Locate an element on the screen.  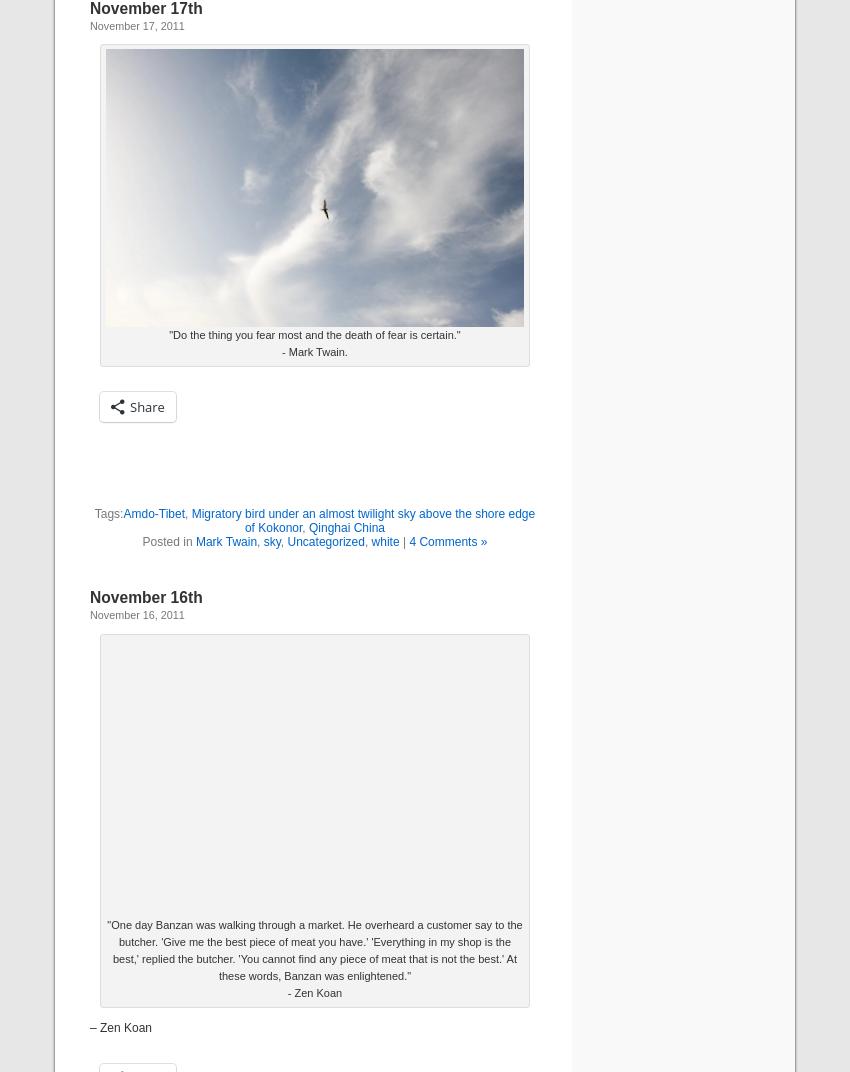
'|' is located at coordinates (398, 541).